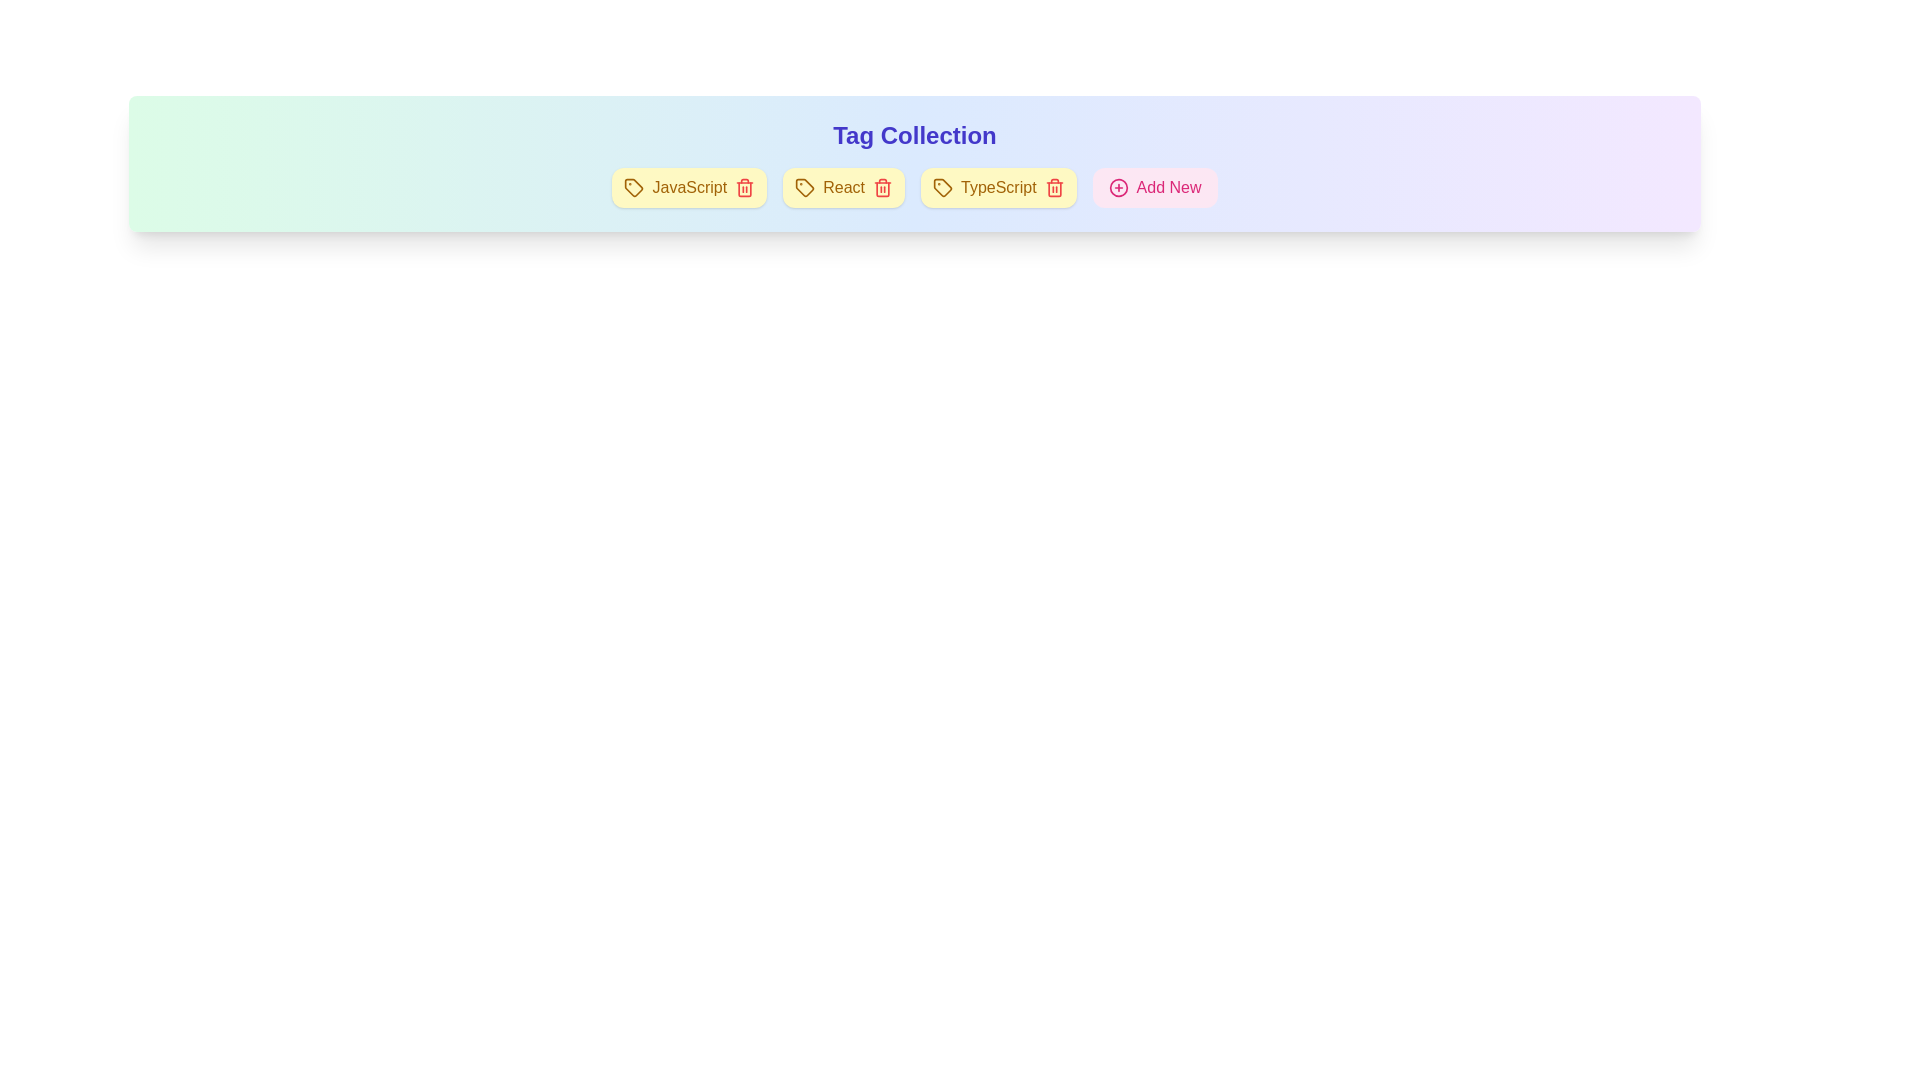  Describe the element at coordinates (844, 188) in the screenshot. I see `the non-interactive Text label for 'React', which is the second tag in the 'Tag Collection' bar, positioned between the 'JavaScript' and 'TypeScript' tags` at that location.